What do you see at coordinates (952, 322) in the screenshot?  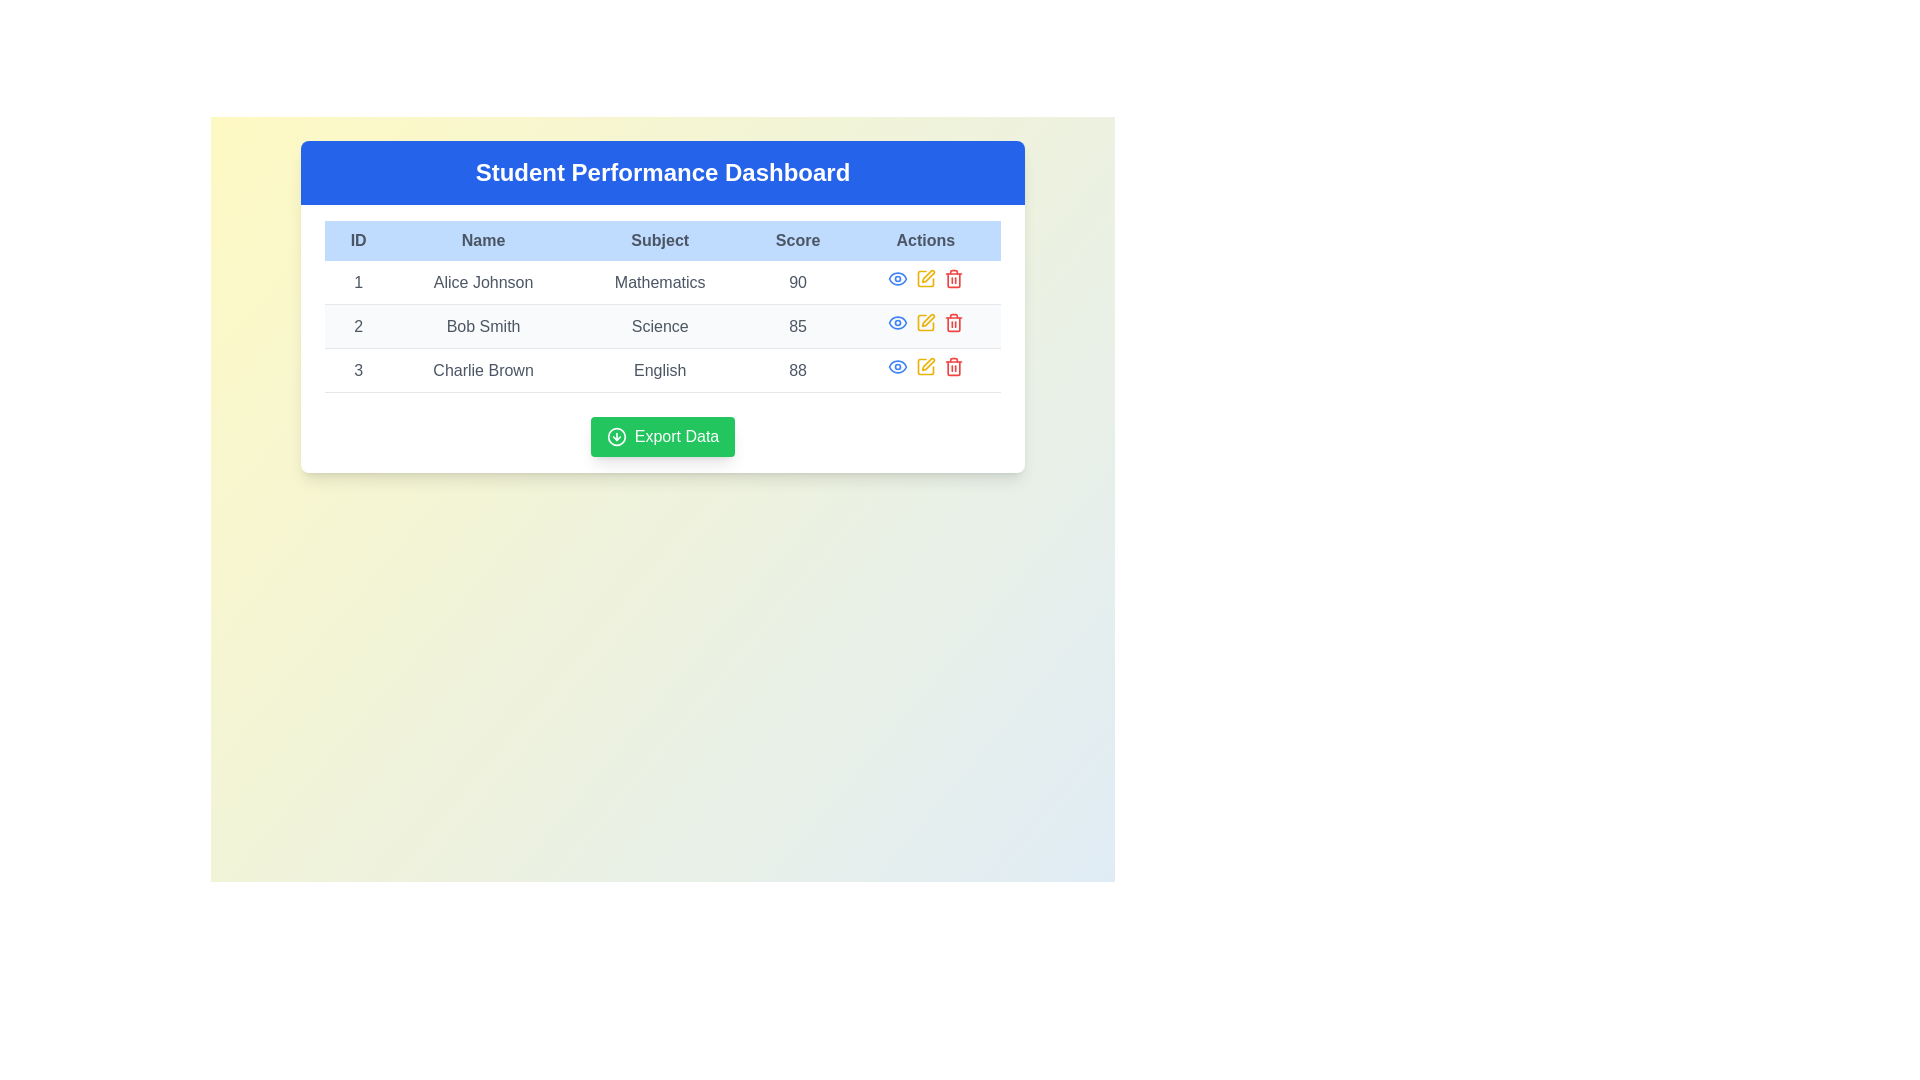 I see `the delete icon button associated with deleting the record for the second row of data` at bounding box center [952, 322].